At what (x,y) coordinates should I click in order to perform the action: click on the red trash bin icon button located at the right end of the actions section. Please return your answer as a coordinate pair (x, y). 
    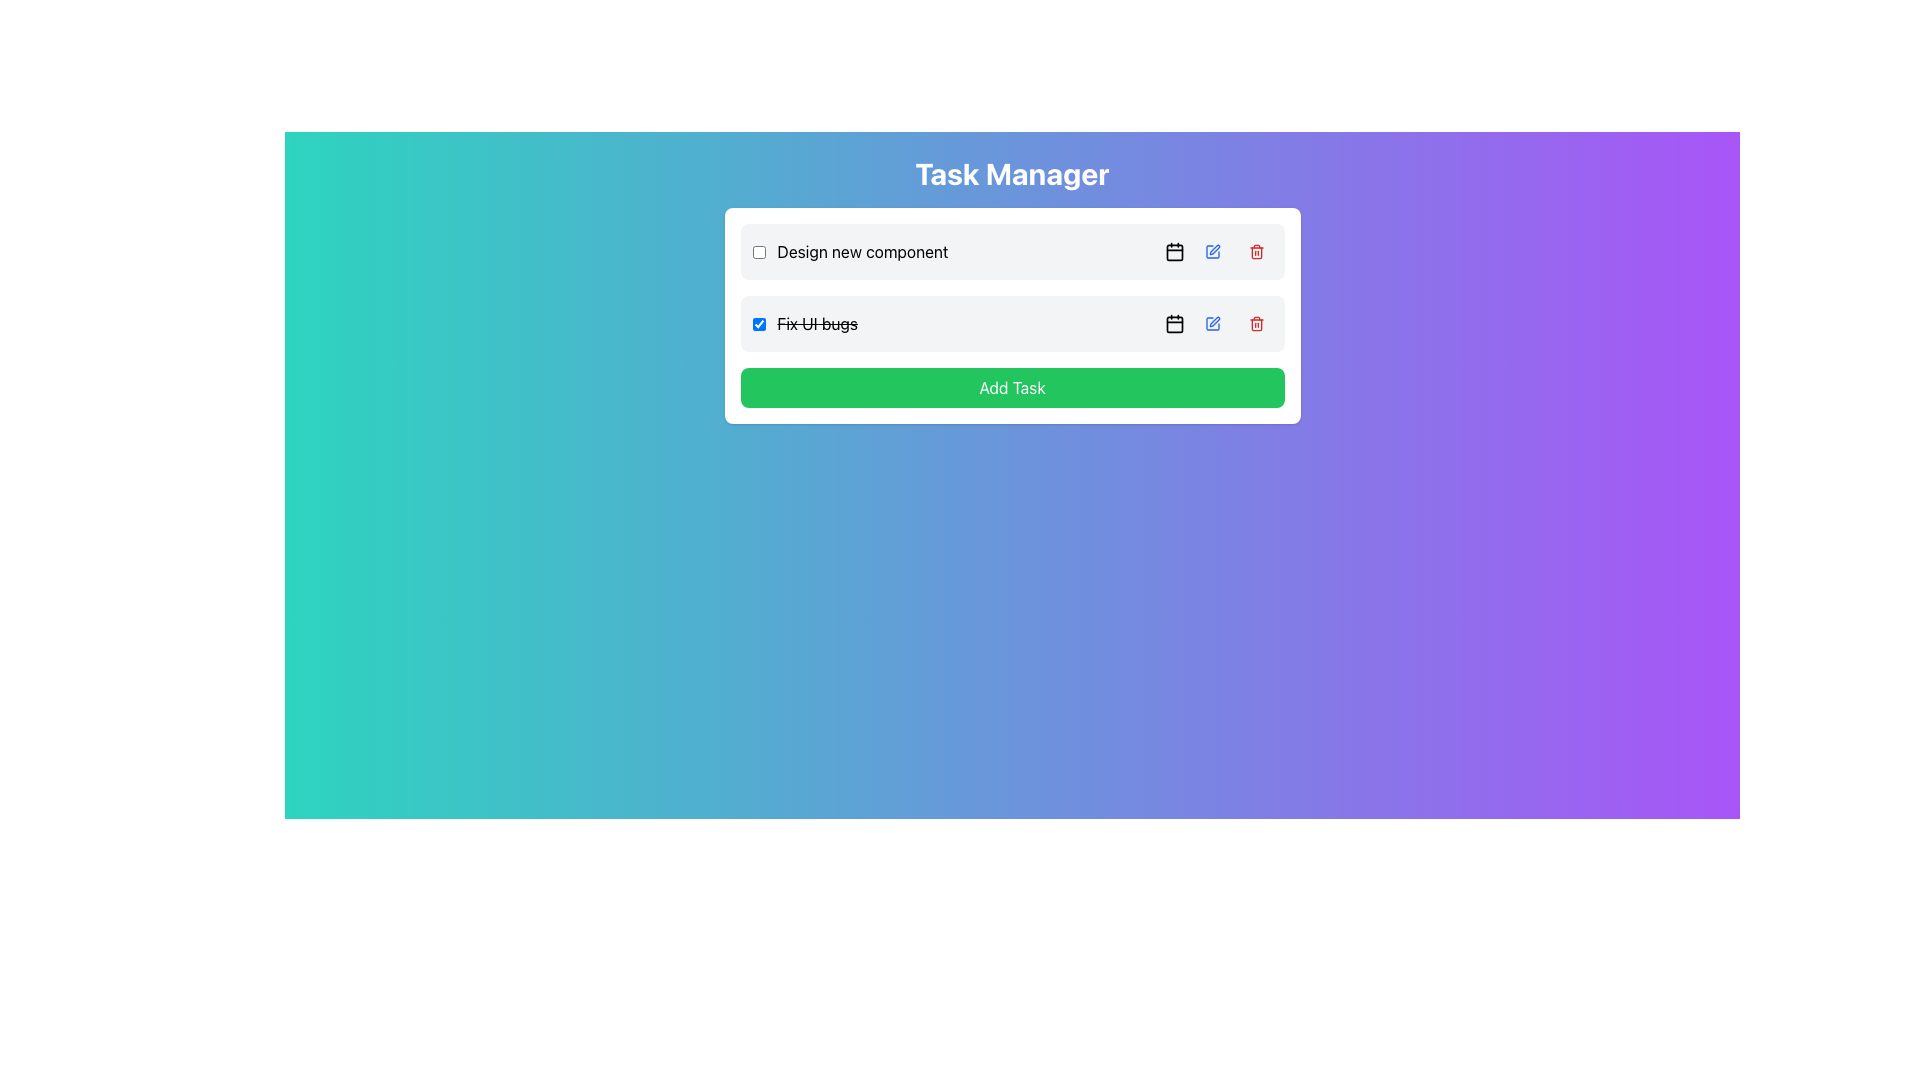
    Looking at the image, I should click on (1255, 323).